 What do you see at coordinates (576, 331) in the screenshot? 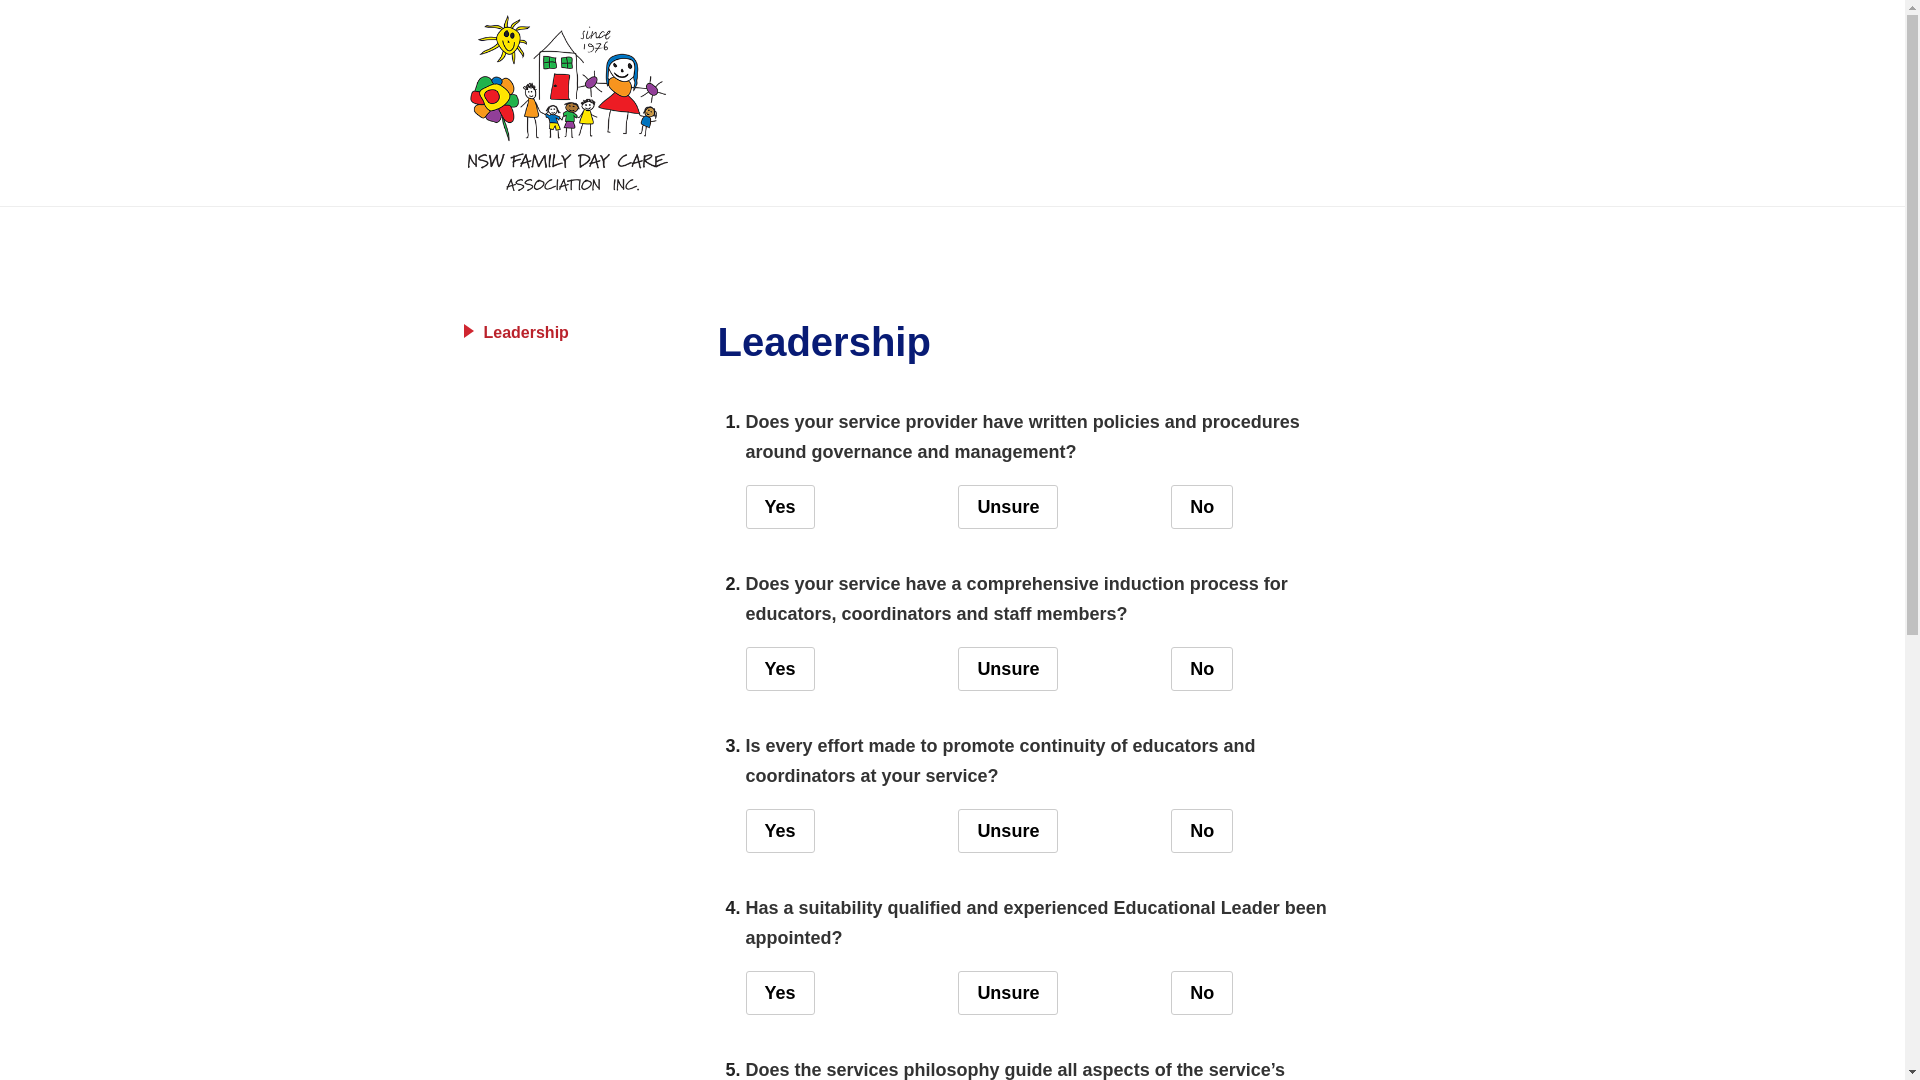
I see `'Leadership'` at bounding box center [576, 331].